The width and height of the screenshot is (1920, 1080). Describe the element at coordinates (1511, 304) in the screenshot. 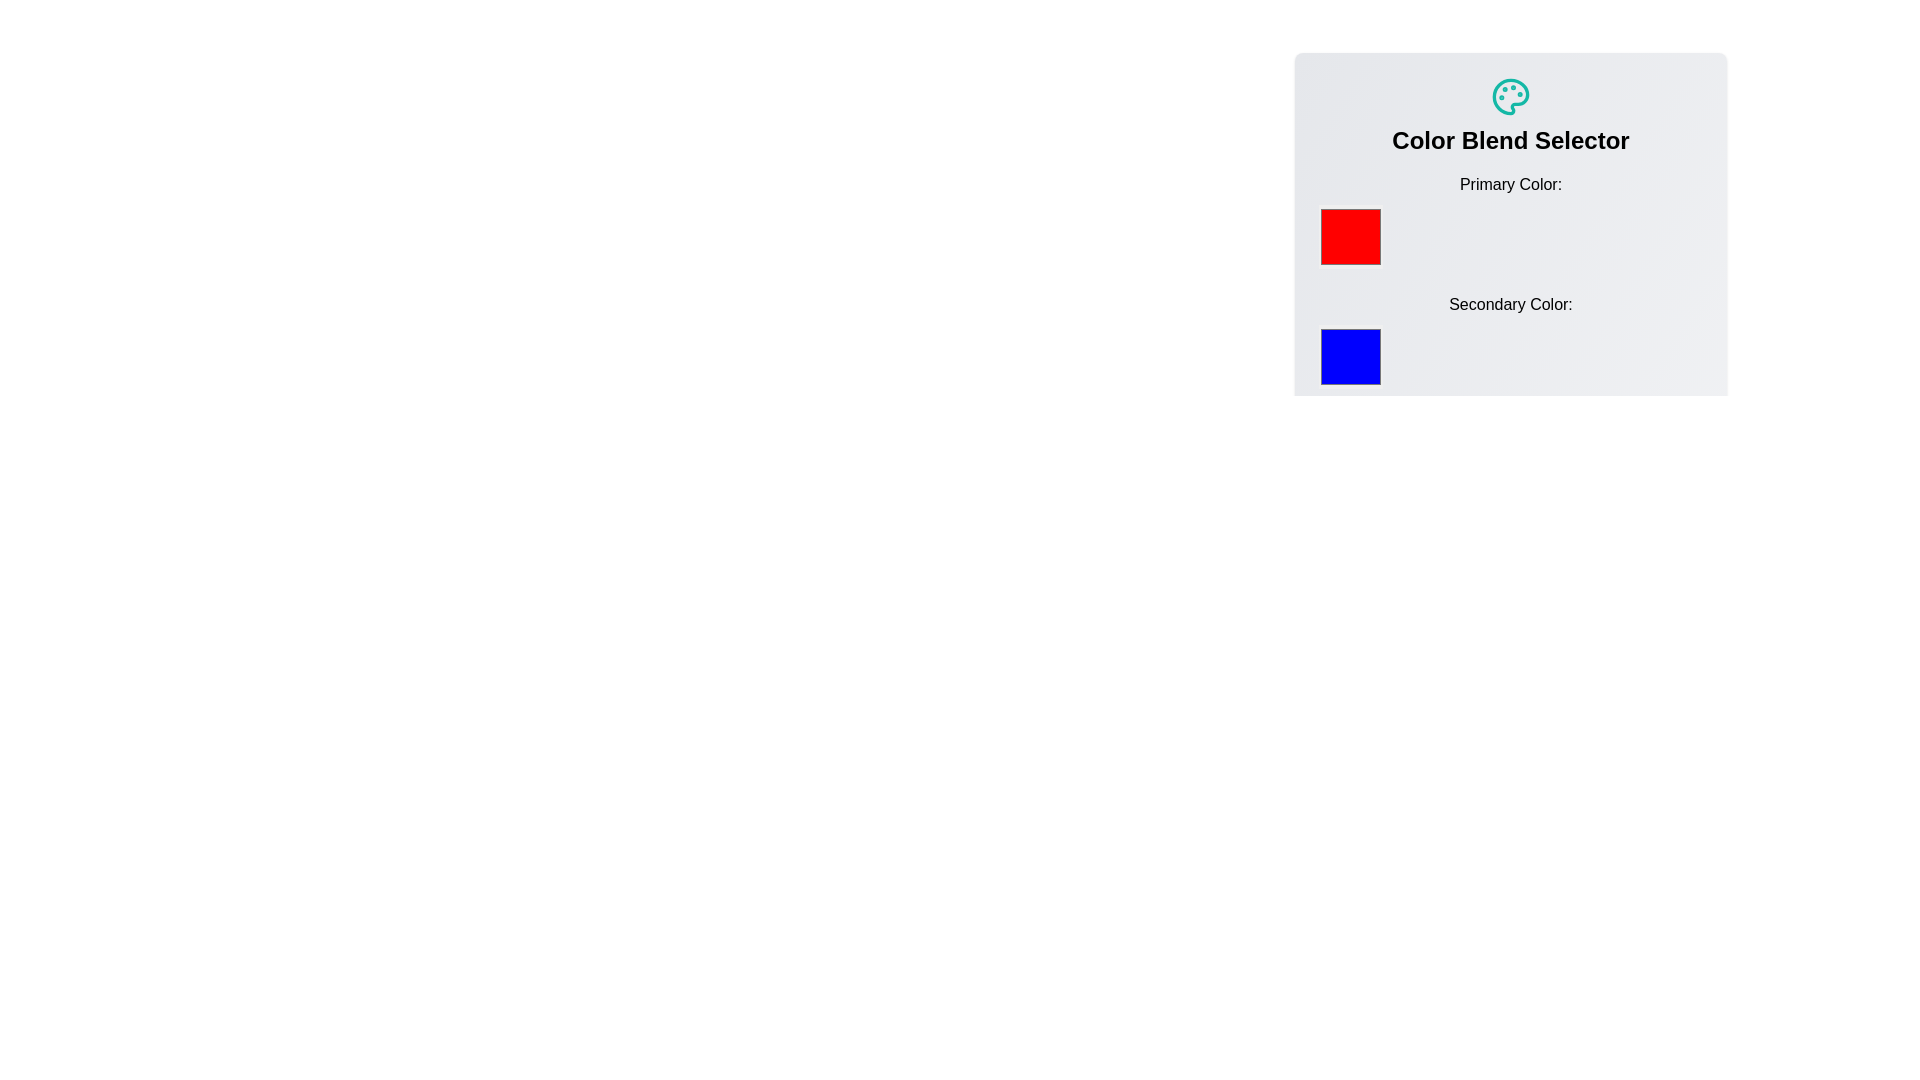

I see `the text label reading 'Secondary Color:' which is displayed in a bold font style and located below the 'Primary Color:' label in the 'Color Blend Selector' panel` at that location.